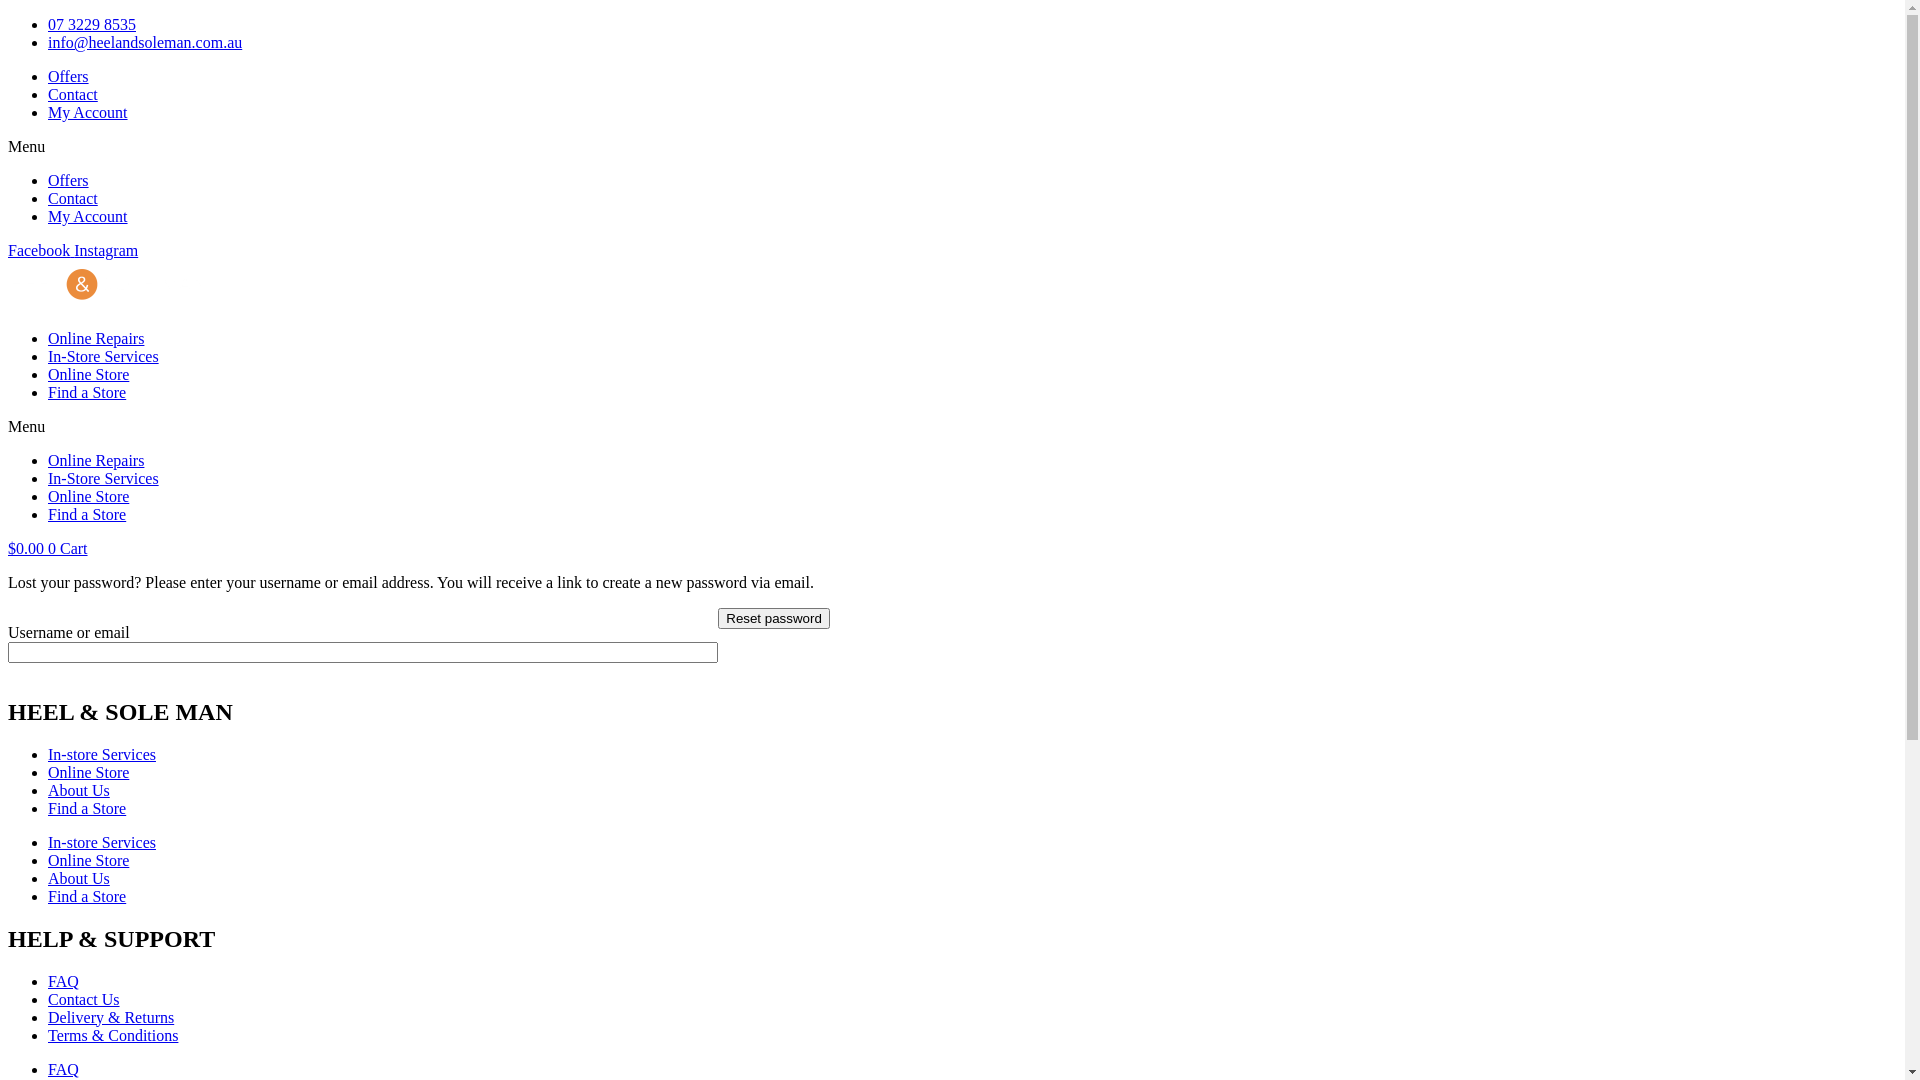 Image resolution: width=1920 pixels, height=1080 pixels. Describe the element at coordinates (772, 617) in the screenshot. I see `'Reset password'` at that location.